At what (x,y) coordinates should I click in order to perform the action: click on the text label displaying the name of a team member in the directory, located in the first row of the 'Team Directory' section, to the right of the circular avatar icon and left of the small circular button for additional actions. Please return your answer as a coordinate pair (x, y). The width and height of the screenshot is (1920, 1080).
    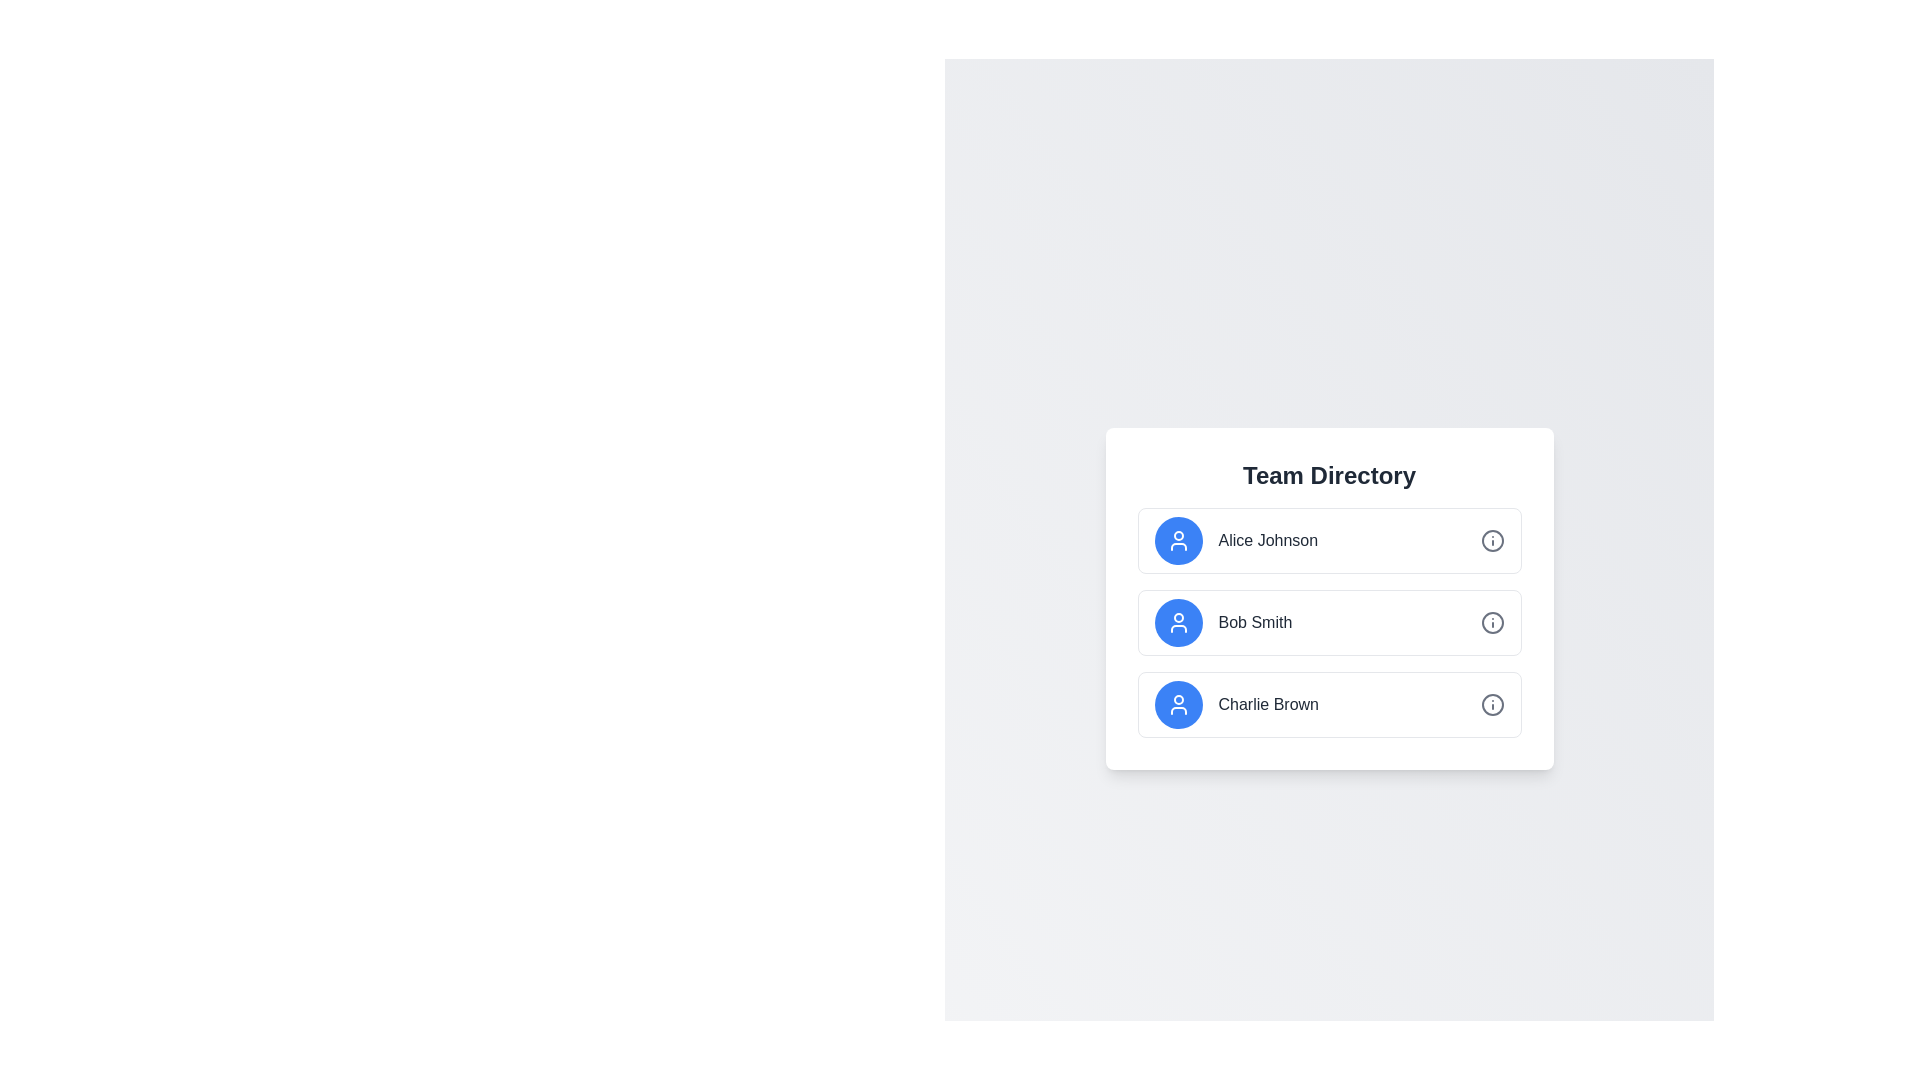
    Looking at the image, I should click on (1267, 540).